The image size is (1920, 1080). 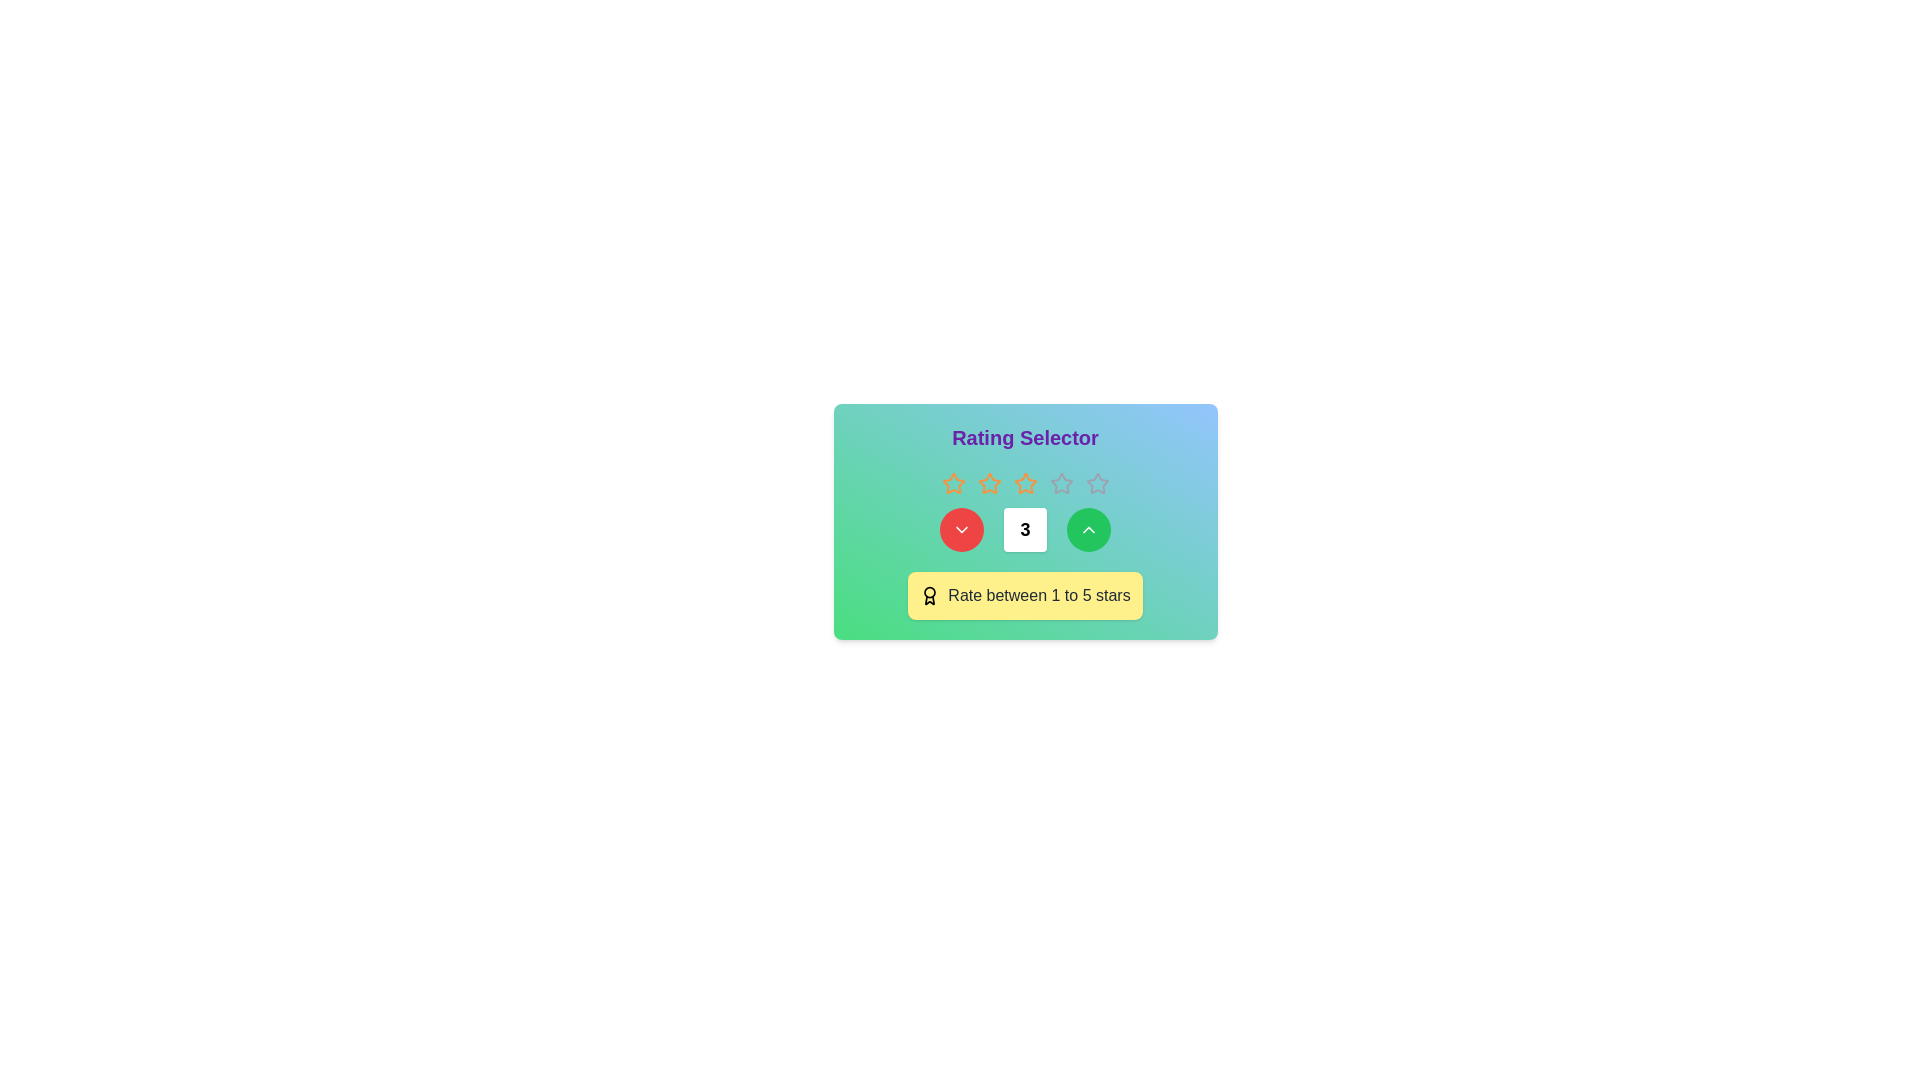 I want to click on the third star icon from the left in the horizontal row of star icons located at the center top of the card layout, so click(x=989, y=483).